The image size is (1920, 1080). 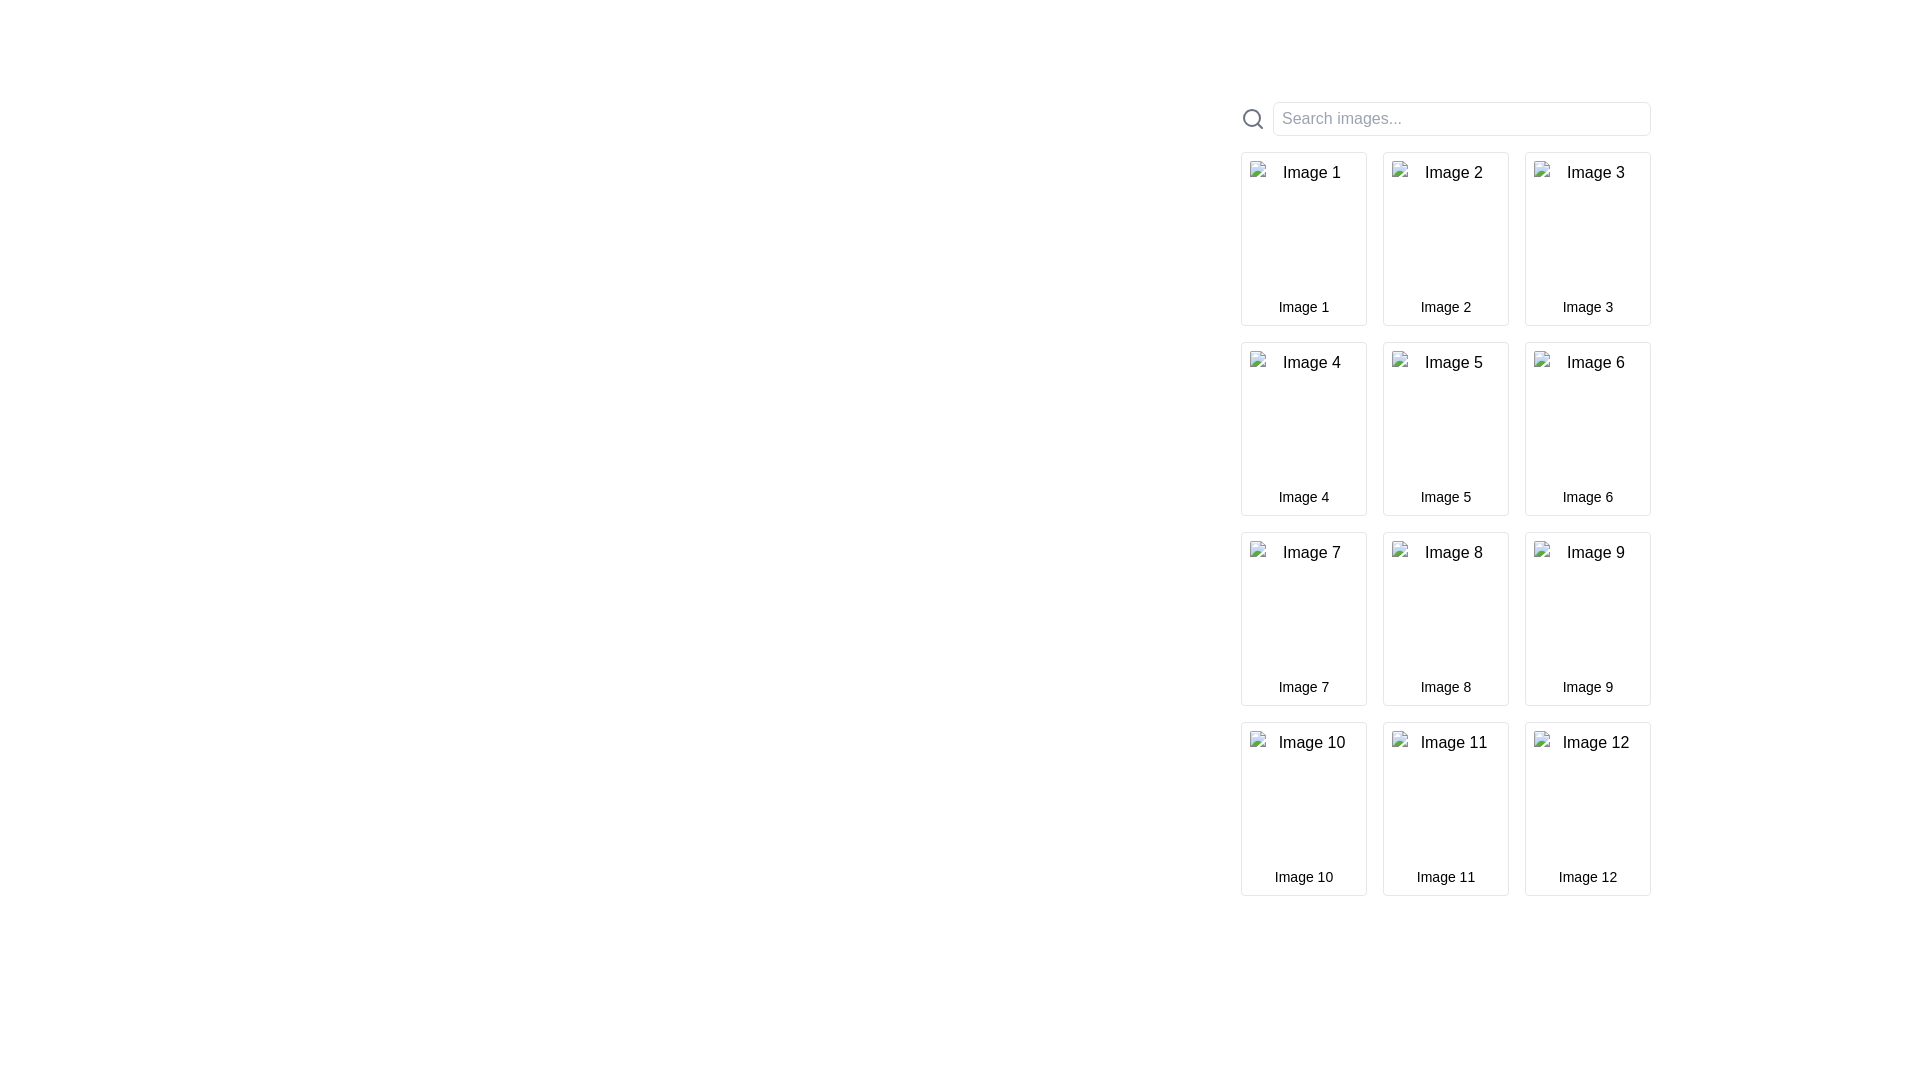 I want to click on the gallery item displaying 'Image 10' in the fourth row, first column of the grid layout, so click(x=1304, y=808).